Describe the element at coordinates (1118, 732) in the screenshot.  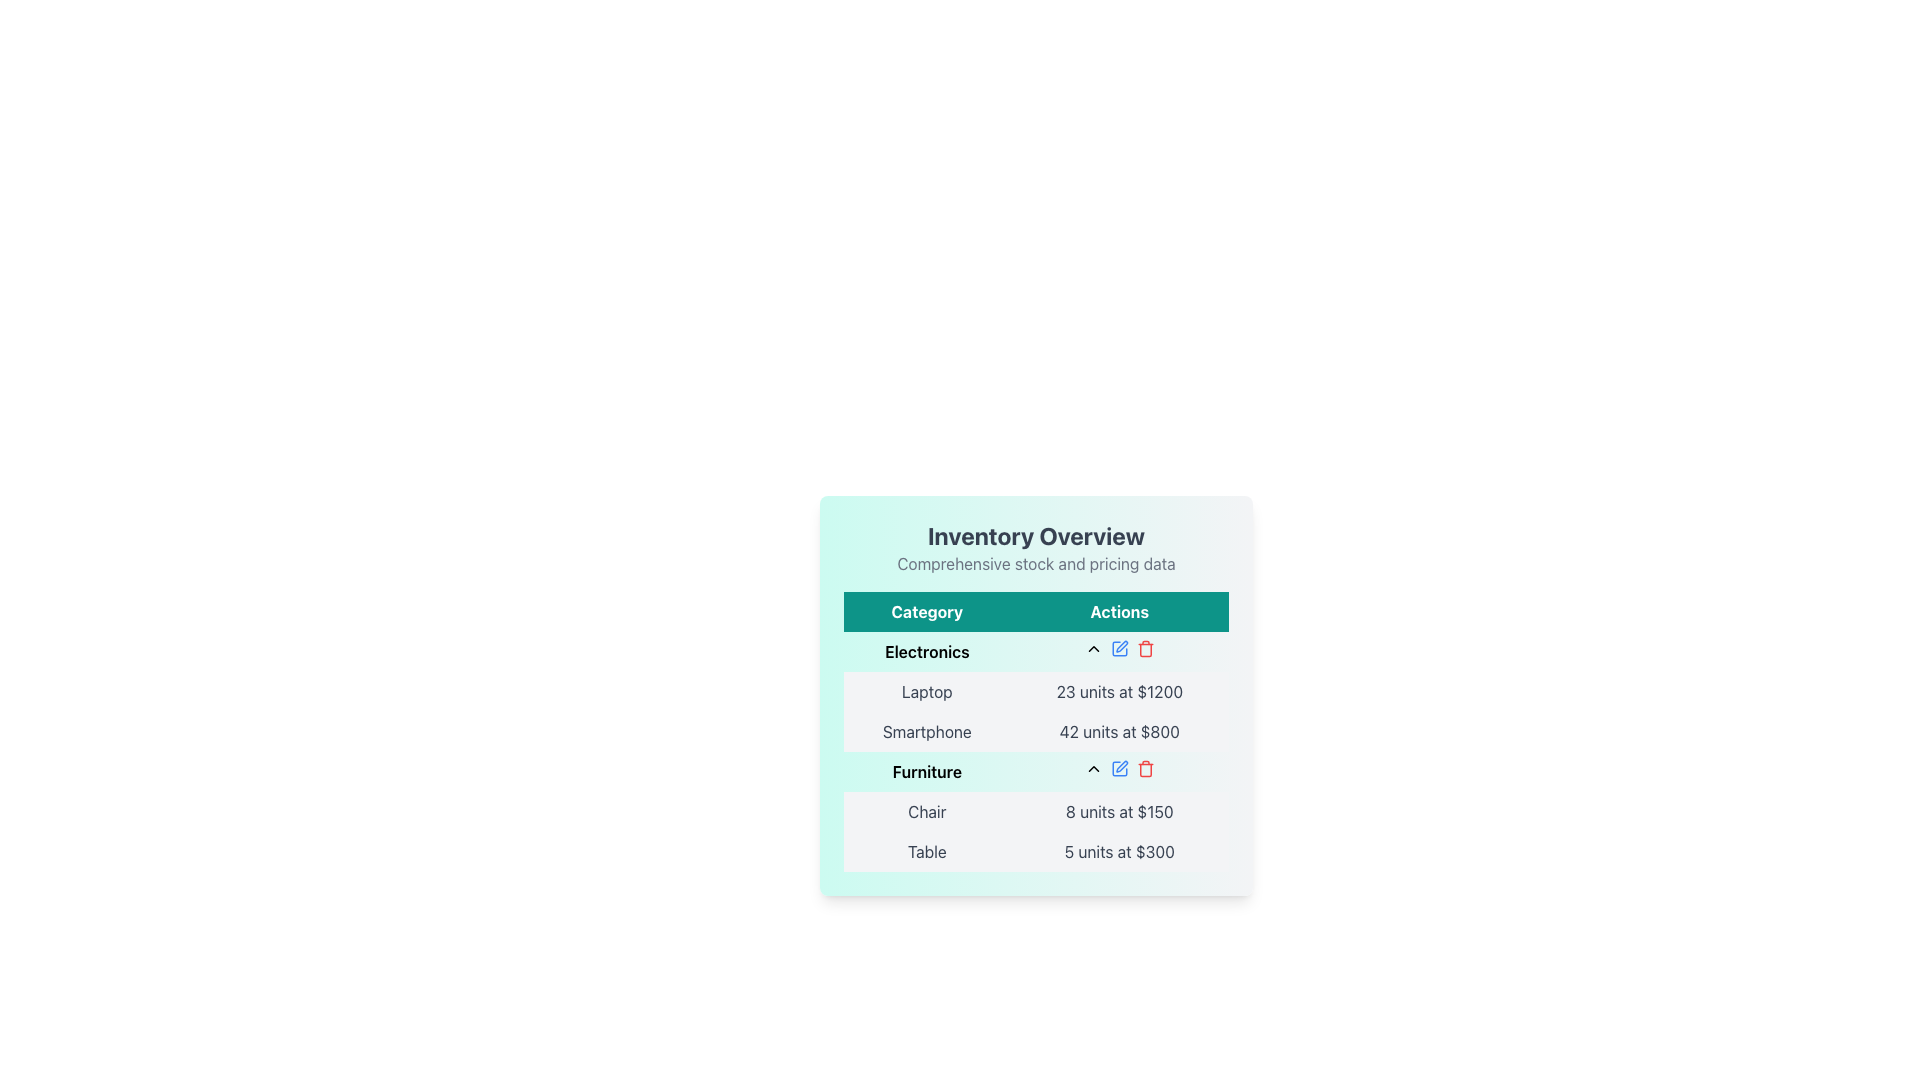
I see `the Text Label displaying '42 units at $800' in the 'Electronics' category of the 'Inventory Overview' table, located next to the 'Smartphone' label` at that location.